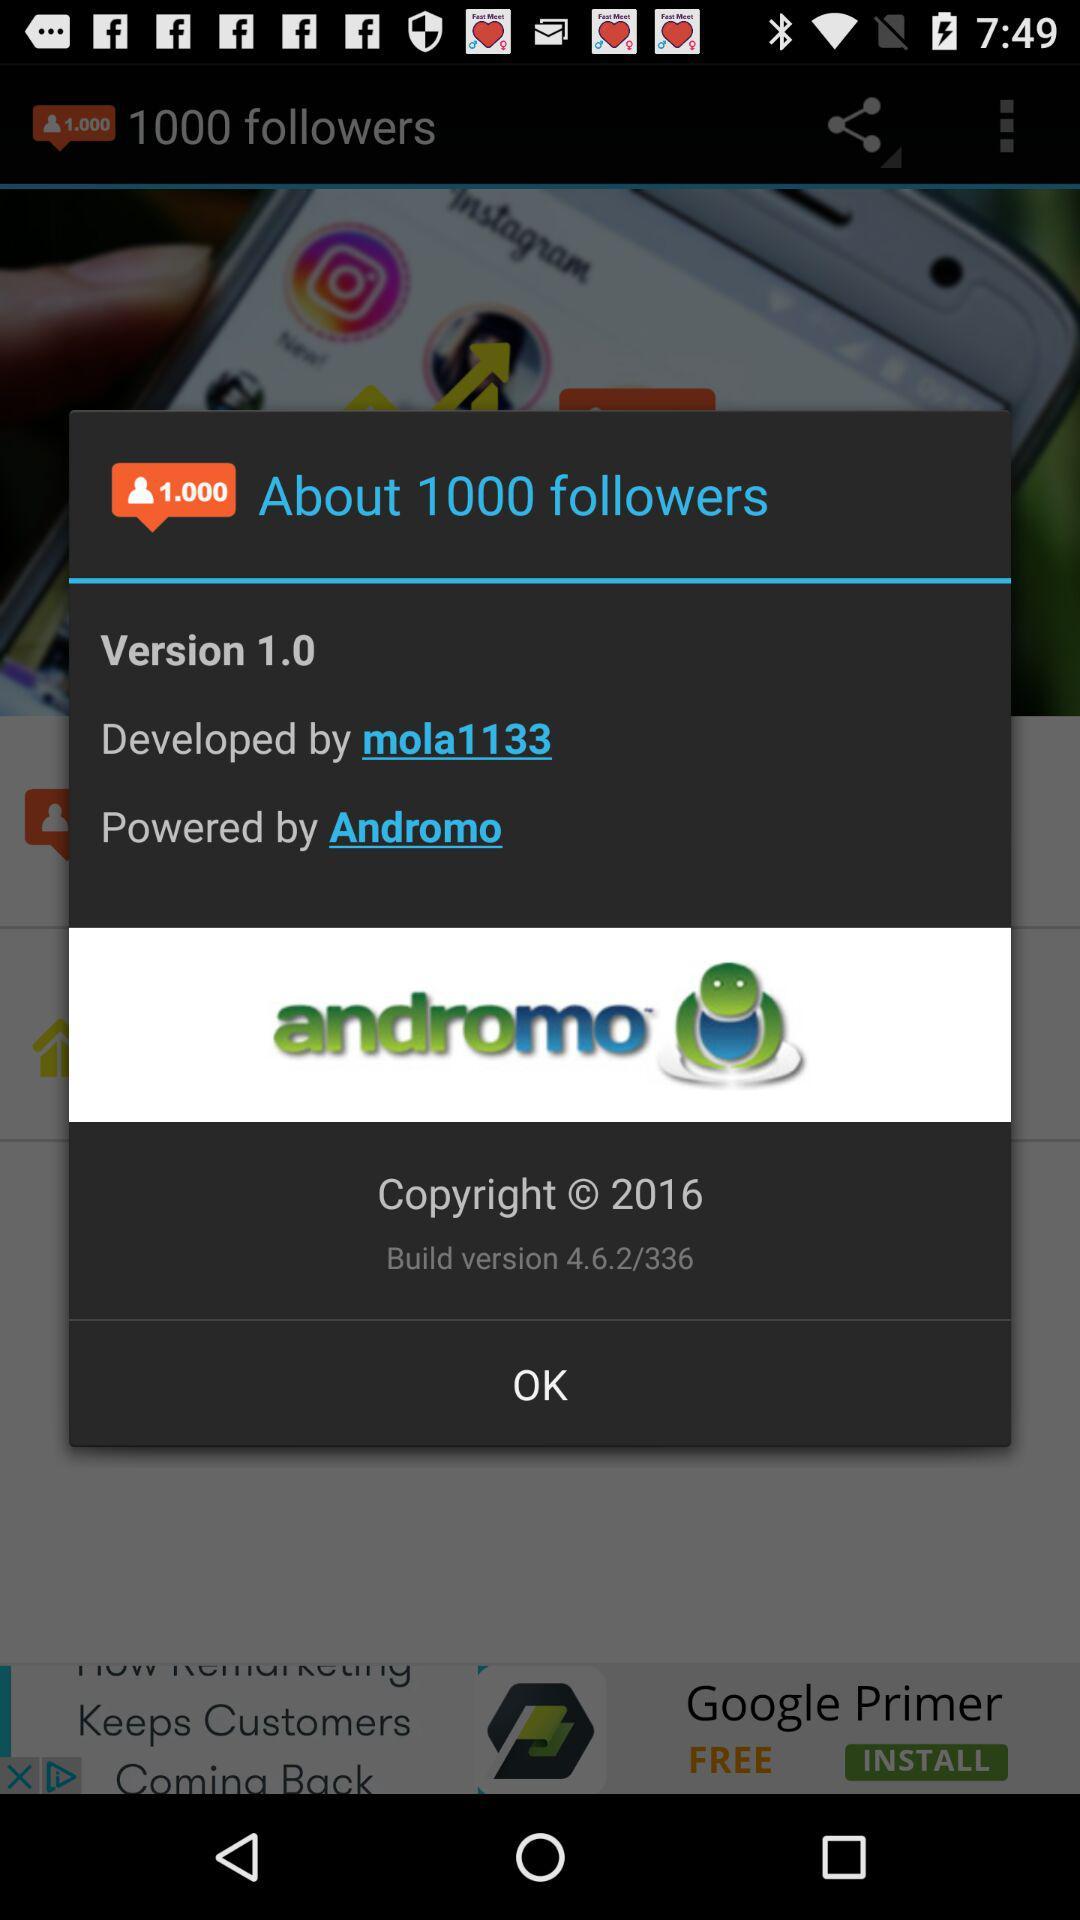  Describe the element at coordinates (538, 1024) in the screenshot. I see `the icon below the powered by andromo icon` at that location.